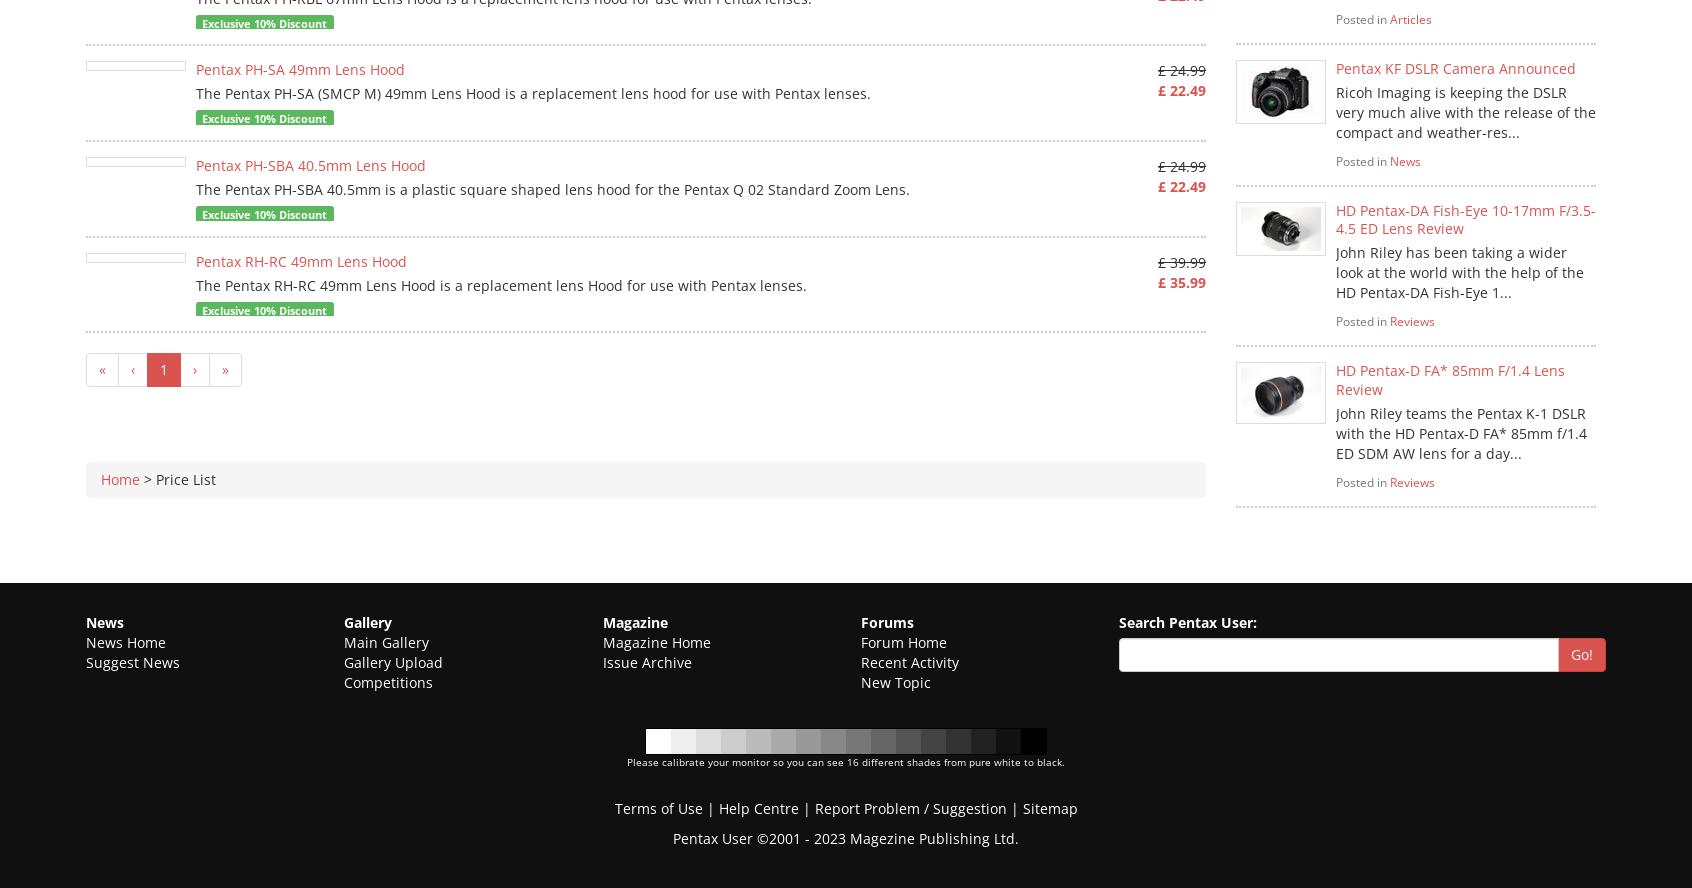 This screenshot has height=888, width=1692. I want to click on '>  Price List', so click(176, 479).